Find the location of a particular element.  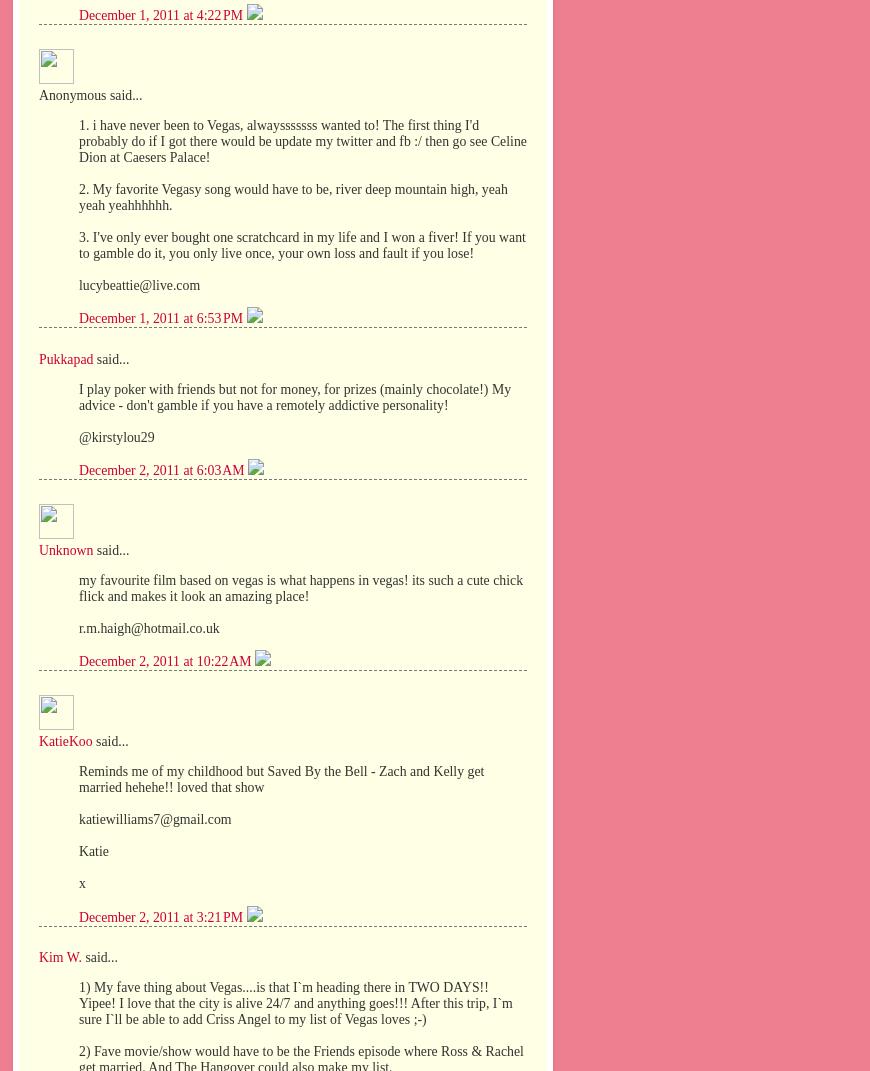

'KatieKoo' is located at coordinates (64, 740).